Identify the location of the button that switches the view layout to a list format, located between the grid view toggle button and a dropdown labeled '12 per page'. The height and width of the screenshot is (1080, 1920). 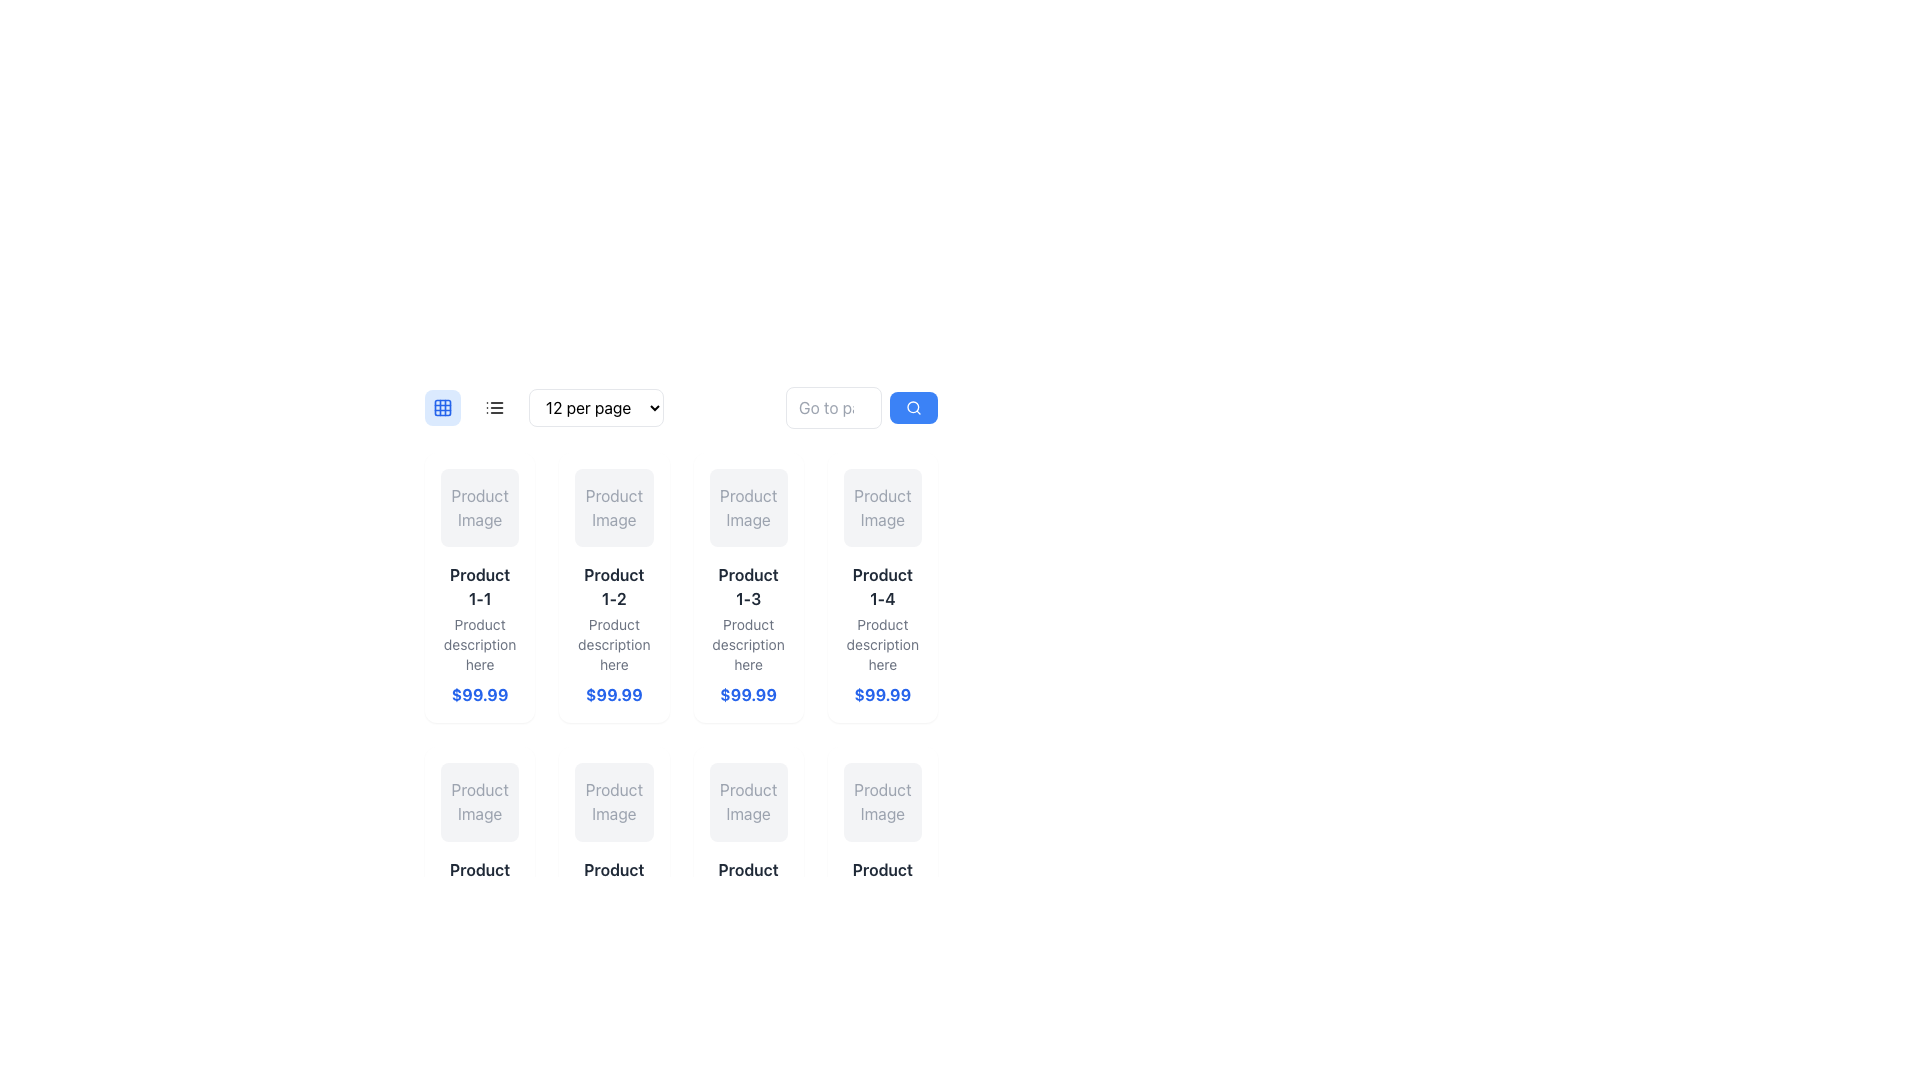
(494, 407).